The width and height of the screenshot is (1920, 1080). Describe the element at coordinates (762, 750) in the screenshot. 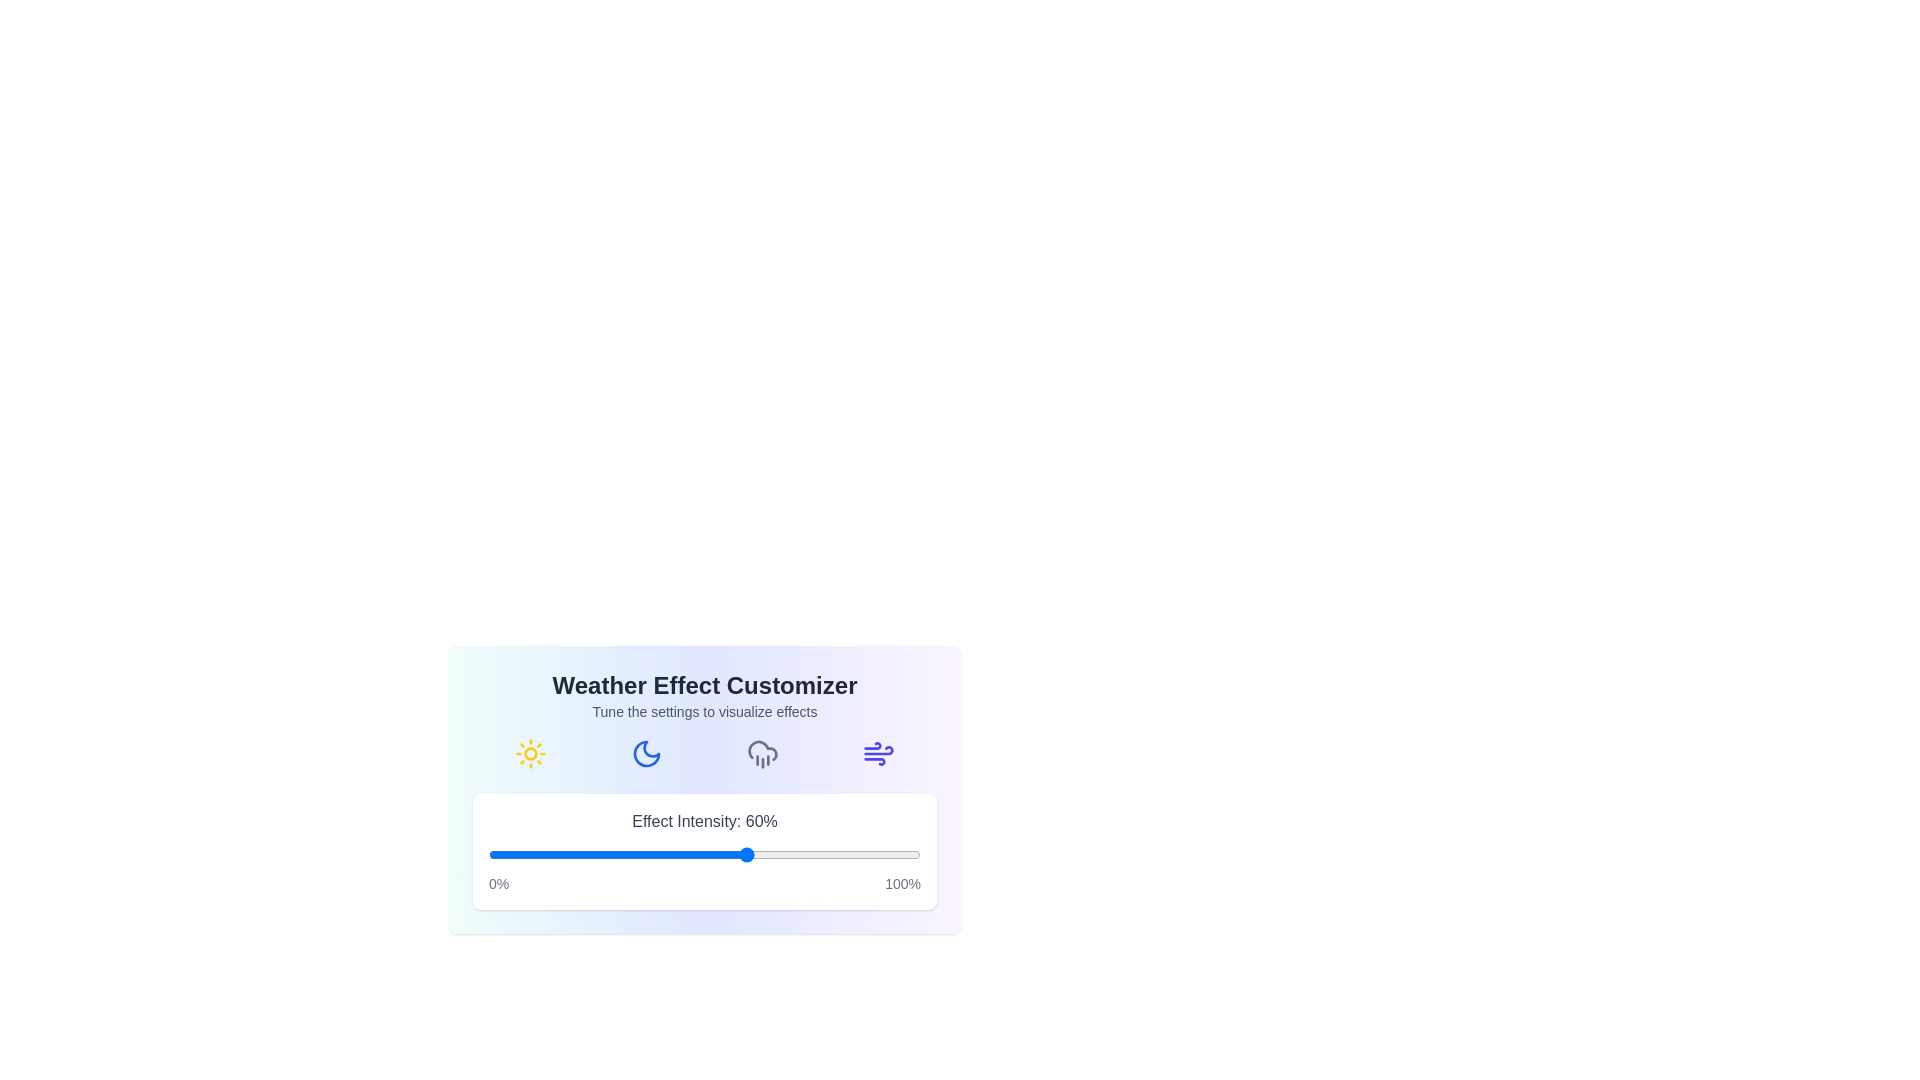

I see `the central cloud element of the weather icon set, which is a grayish vector graphic with subtle outlines` at that location.